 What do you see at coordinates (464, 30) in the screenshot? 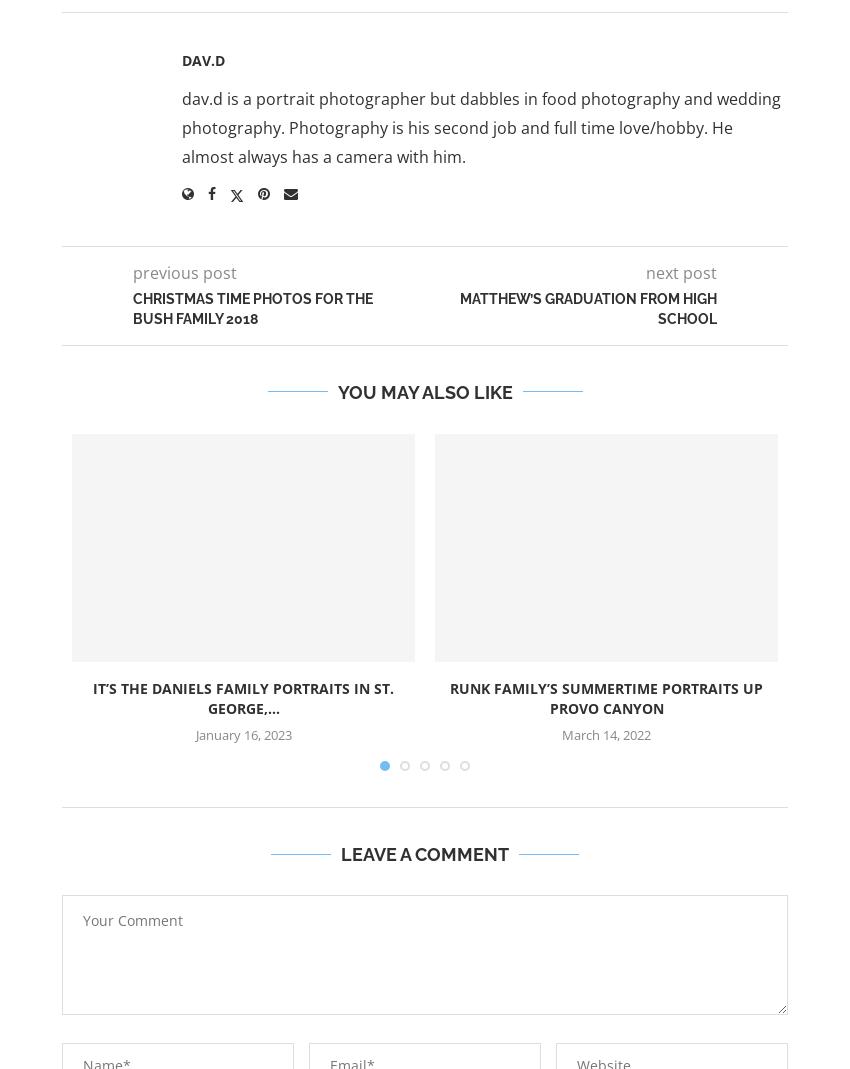
I see `'Twitter'` at bounding box center [464, 30].